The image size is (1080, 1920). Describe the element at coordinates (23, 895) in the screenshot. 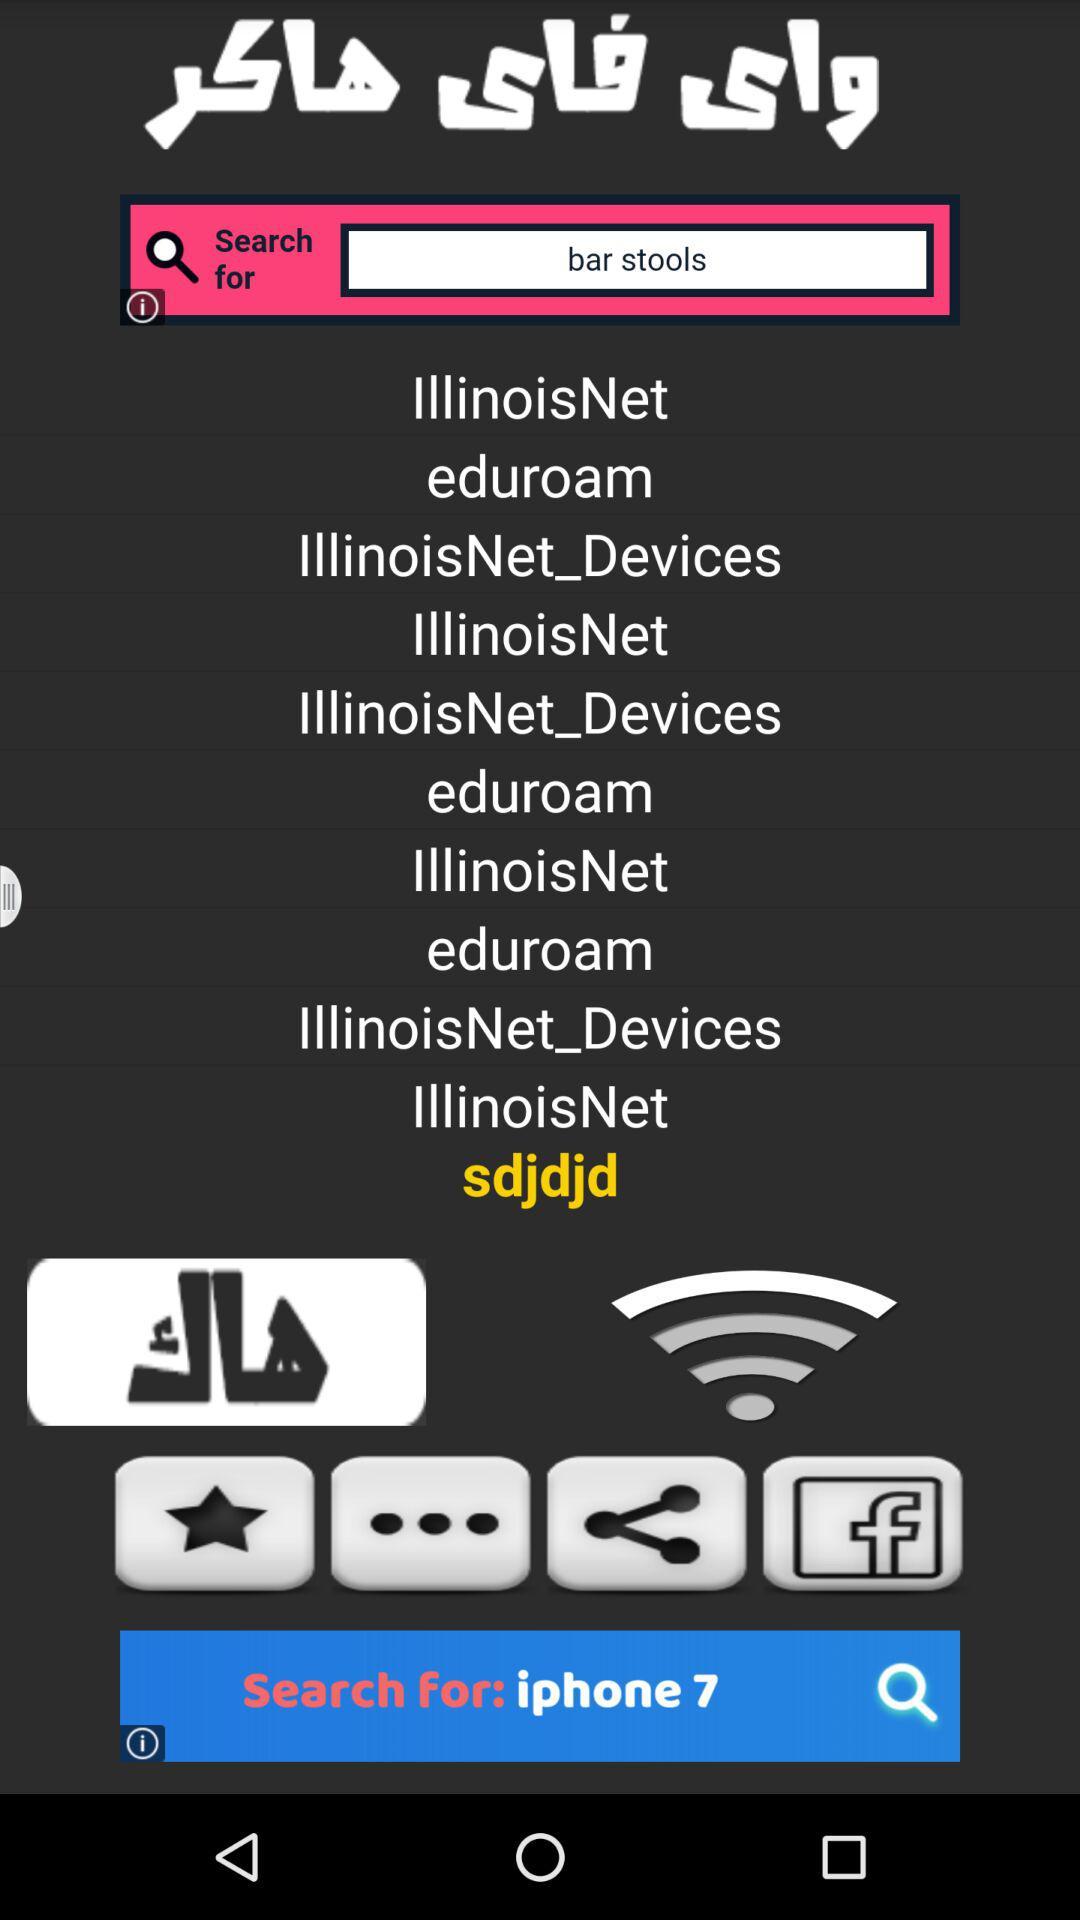

I see `icon to the left of illinoisnet icon` at that location.